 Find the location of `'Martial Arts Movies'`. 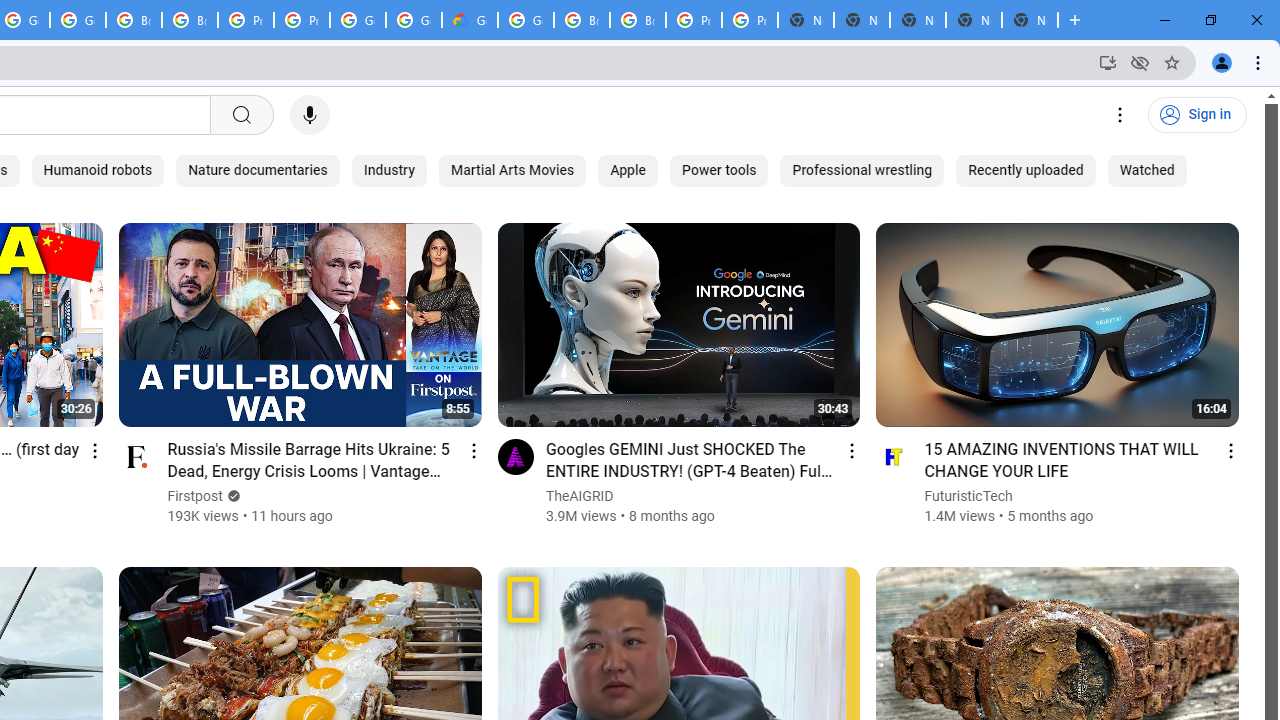

'Martial Arts Movies' is located at coordinates (512, 170).